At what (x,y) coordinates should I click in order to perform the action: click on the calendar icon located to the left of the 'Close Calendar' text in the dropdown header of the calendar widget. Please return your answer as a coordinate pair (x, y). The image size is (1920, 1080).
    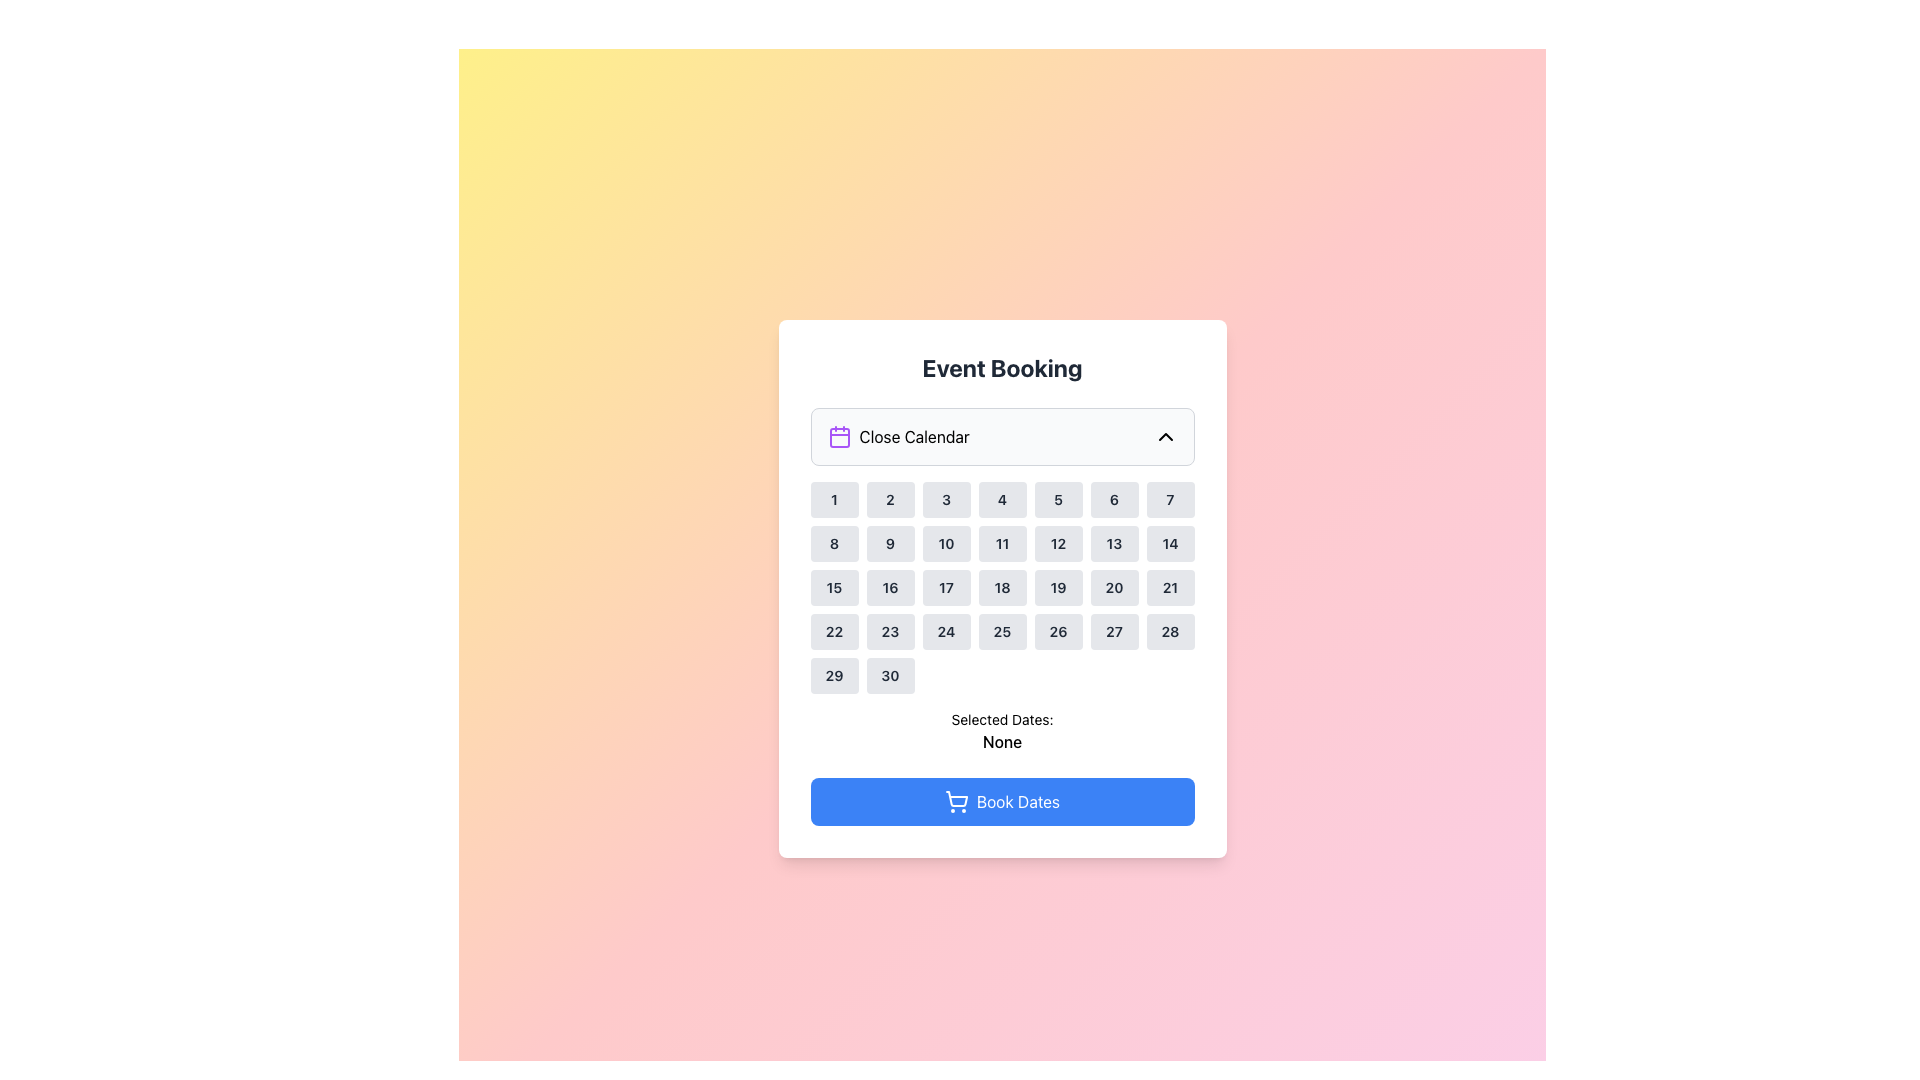
    Looking at the image, I should click on (839, 435).